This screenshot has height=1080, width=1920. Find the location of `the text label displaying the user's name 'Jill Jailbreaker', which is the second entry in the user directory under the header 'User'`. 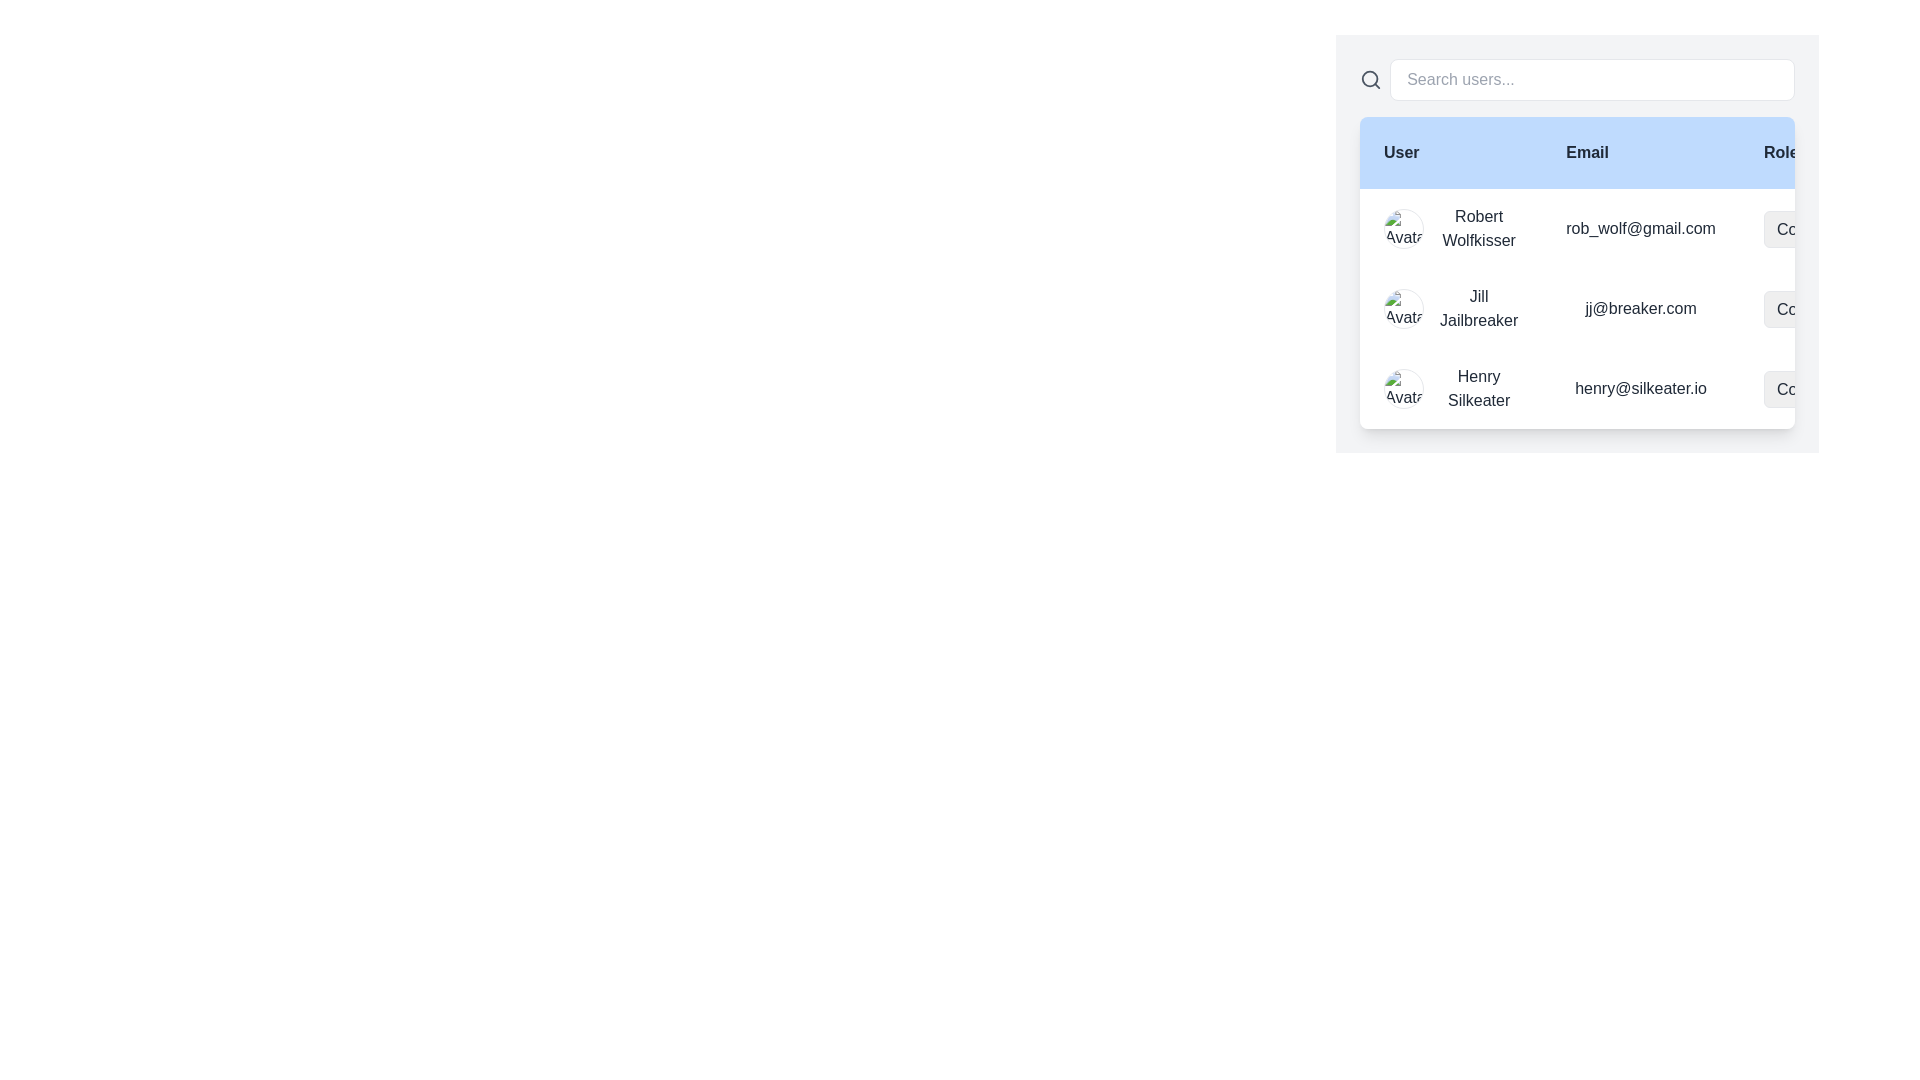

the text label displaying the user's name 'Jill Jailbreaker', which is the second entry in the user directory under the header 'User' is located at coordinates (1479, 308).